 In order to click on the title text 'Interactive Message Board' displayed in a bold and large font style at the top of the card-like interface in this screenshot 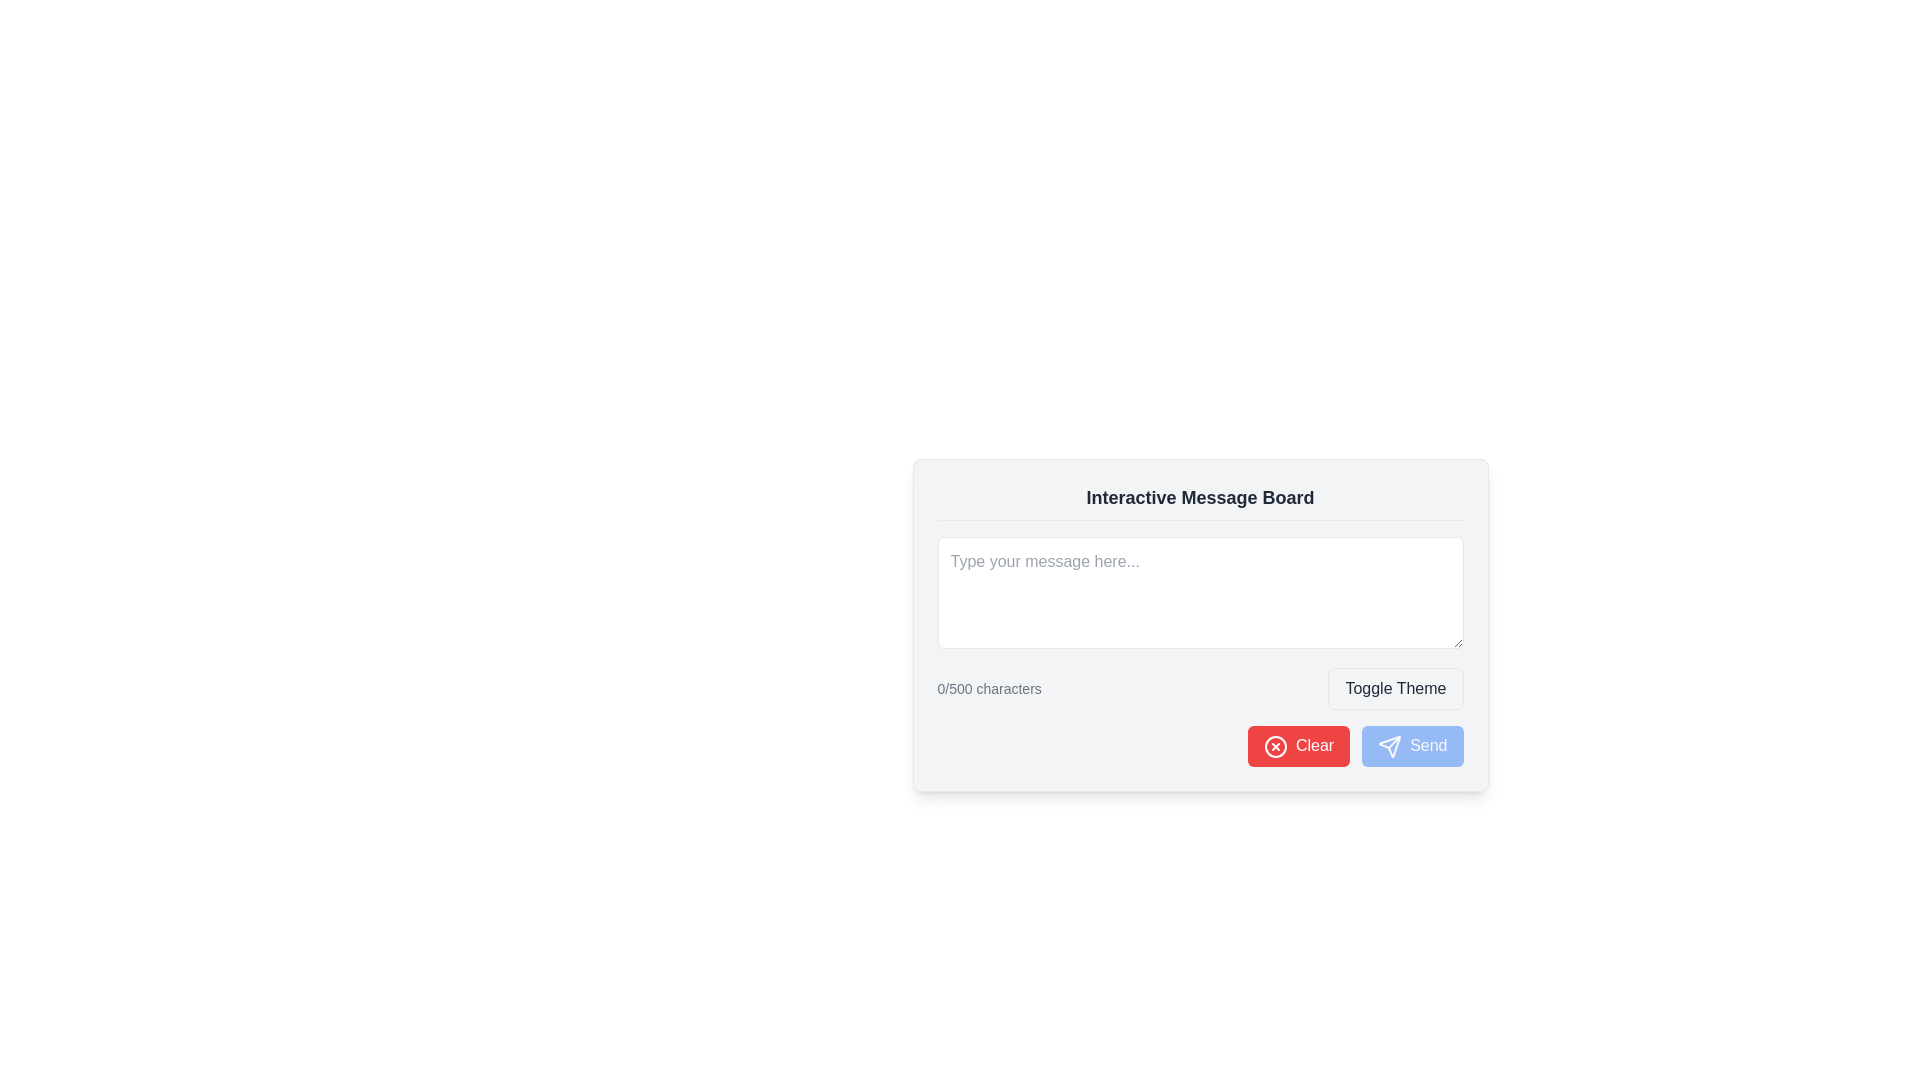, I will do `click(1200, 501)`.